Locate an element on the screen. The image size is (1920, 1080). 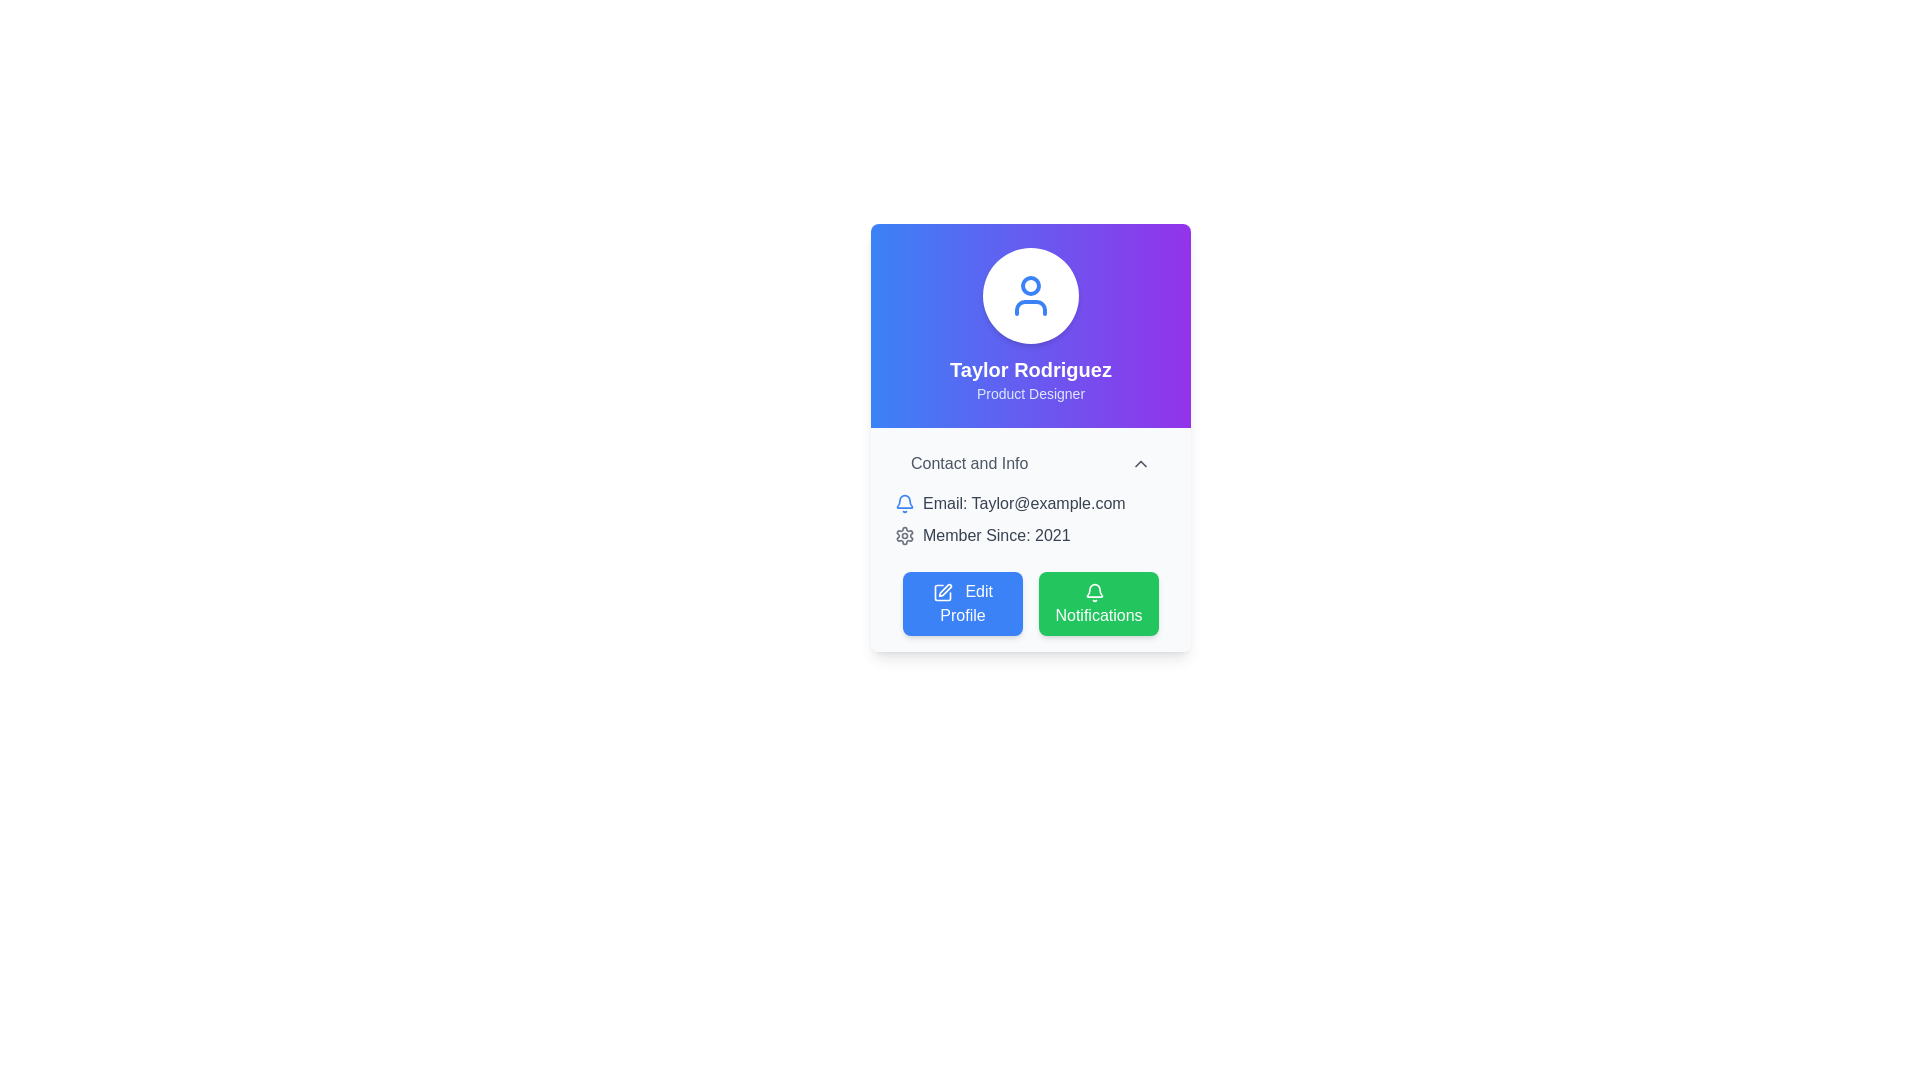
the small gray gear icon located to the left of the text 'Member Since: 2021' in the user card component is located at coordinates (904, 535).